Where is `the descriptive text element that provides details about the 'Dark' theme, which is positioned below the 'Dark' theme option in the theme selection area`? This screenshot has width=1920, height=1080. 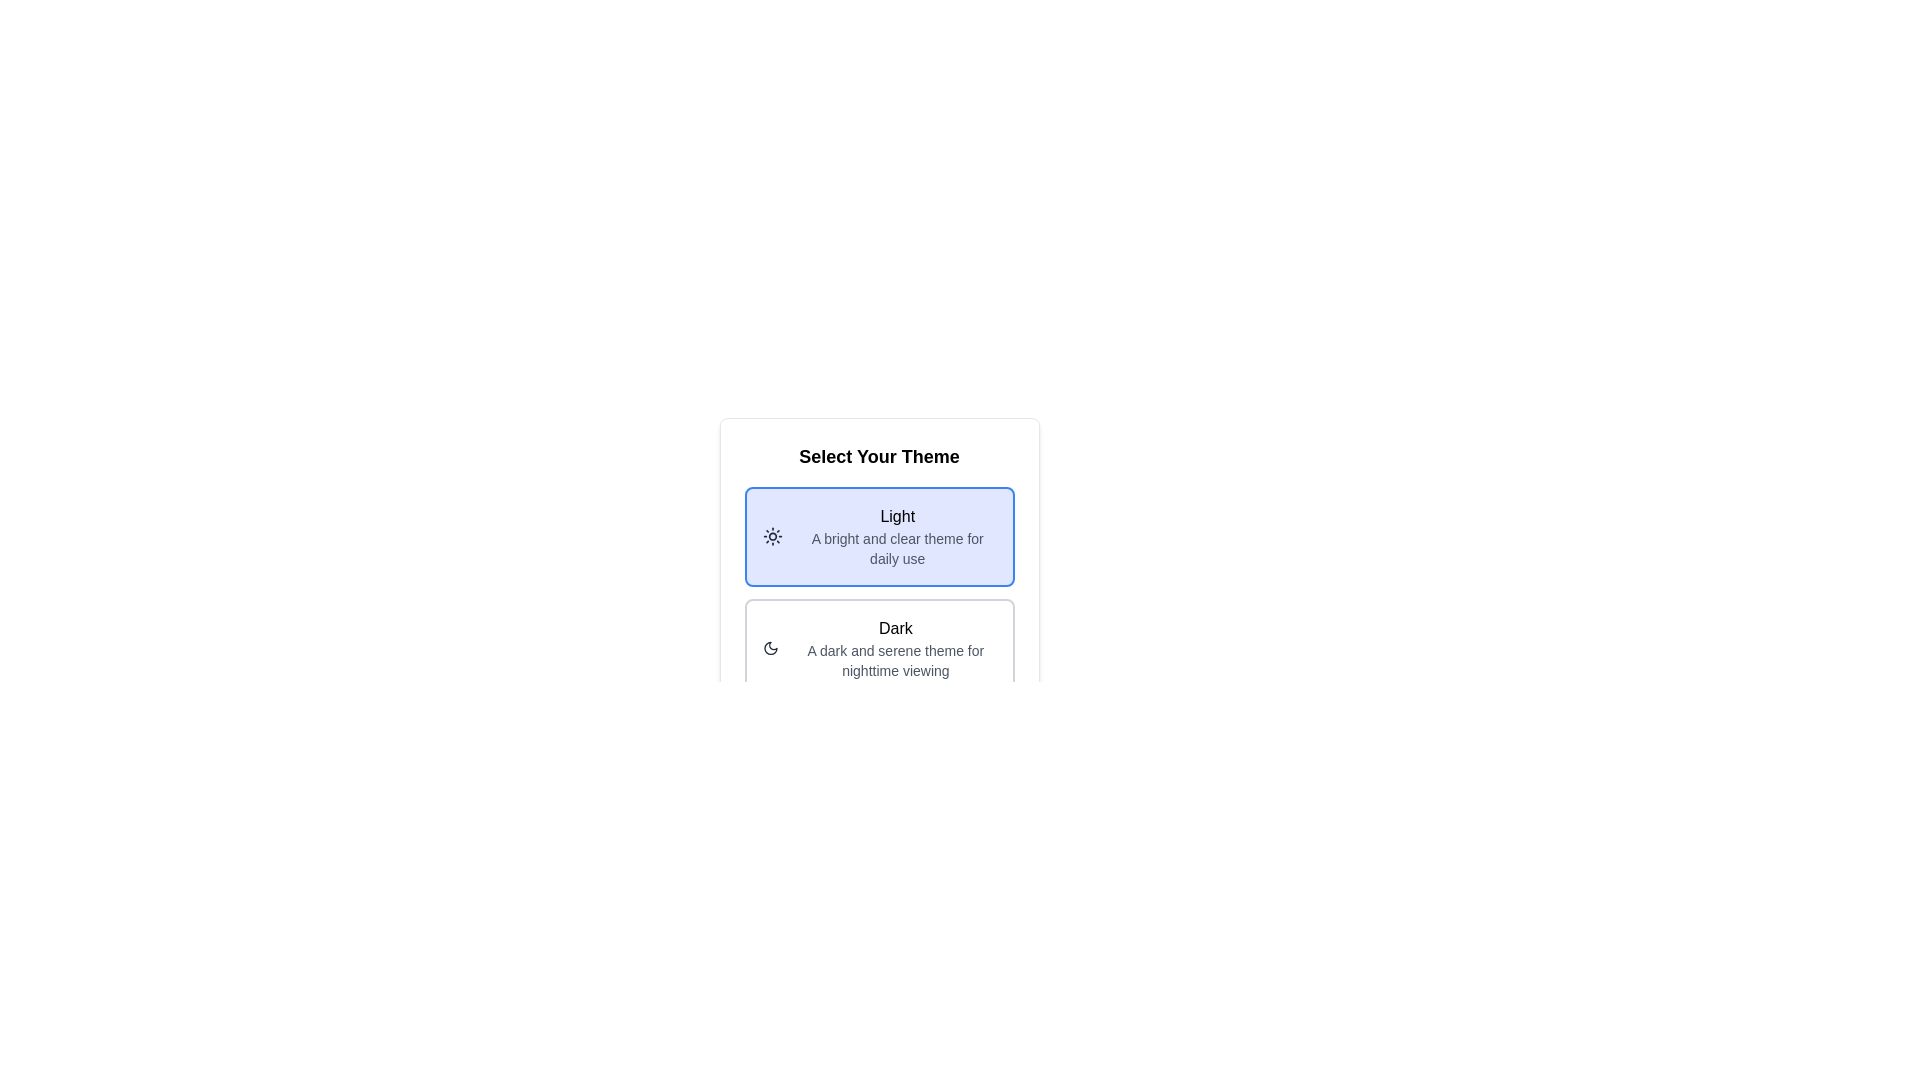
the descriptive text element that provides details about the 'Dark' theme, which is positioned below the 'Dark' theme option in the theme selection area is located at coordinates (894, 660).